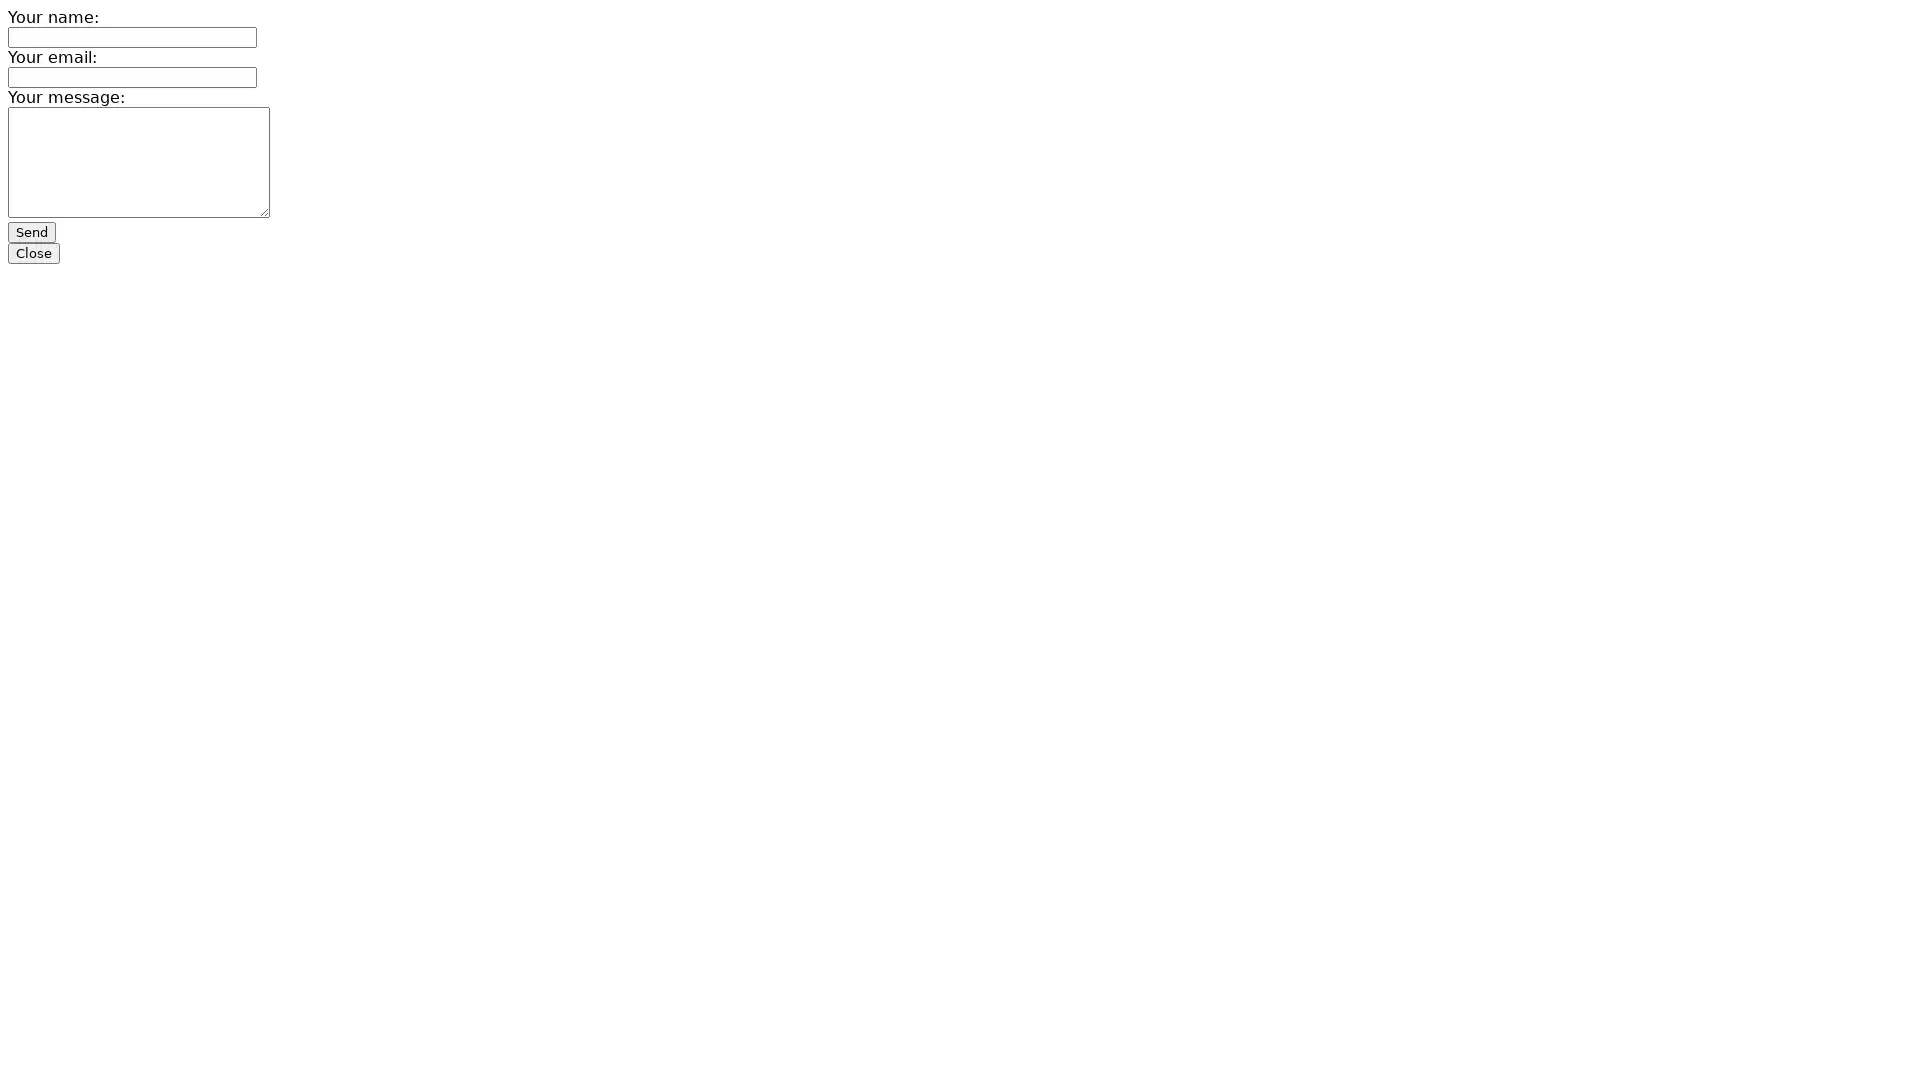 This screenshot has width=1920, height=1080. Describe the element at coordinates (32, 231) in the screenshot. I see `Send` at that location.